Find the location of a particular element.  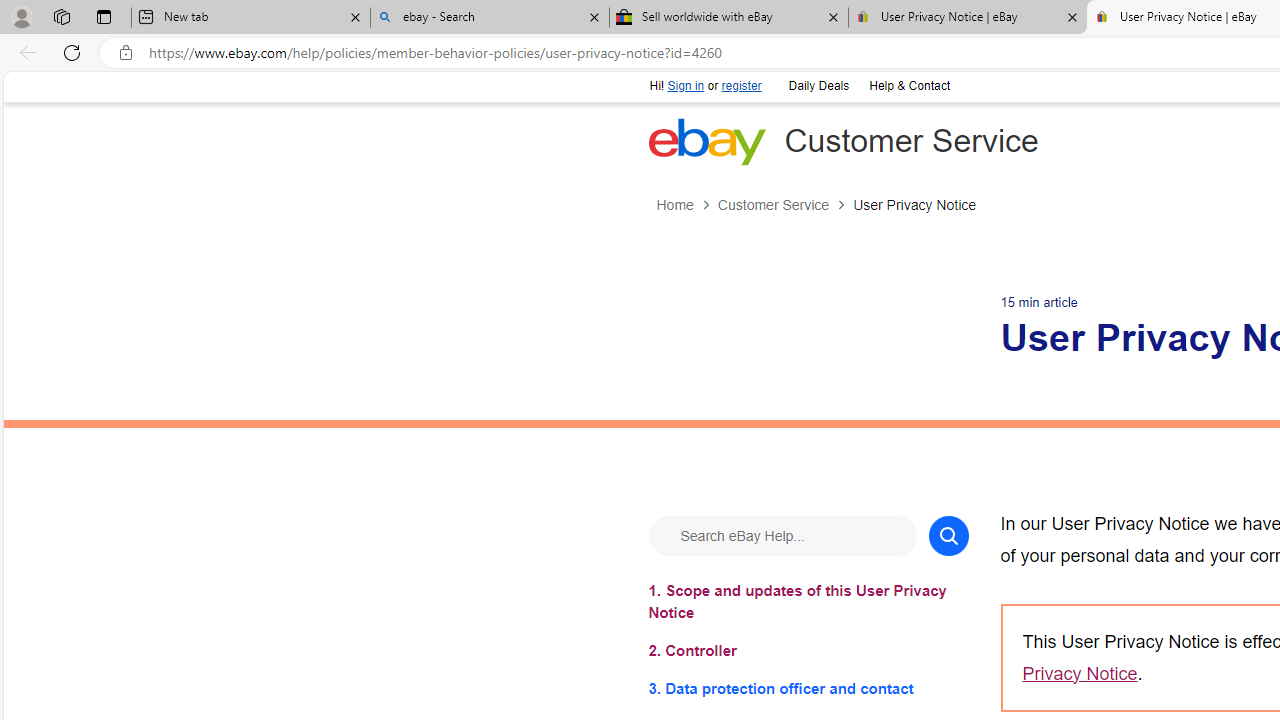

'Search eBay Help...' is located at coordinates (781, 534).